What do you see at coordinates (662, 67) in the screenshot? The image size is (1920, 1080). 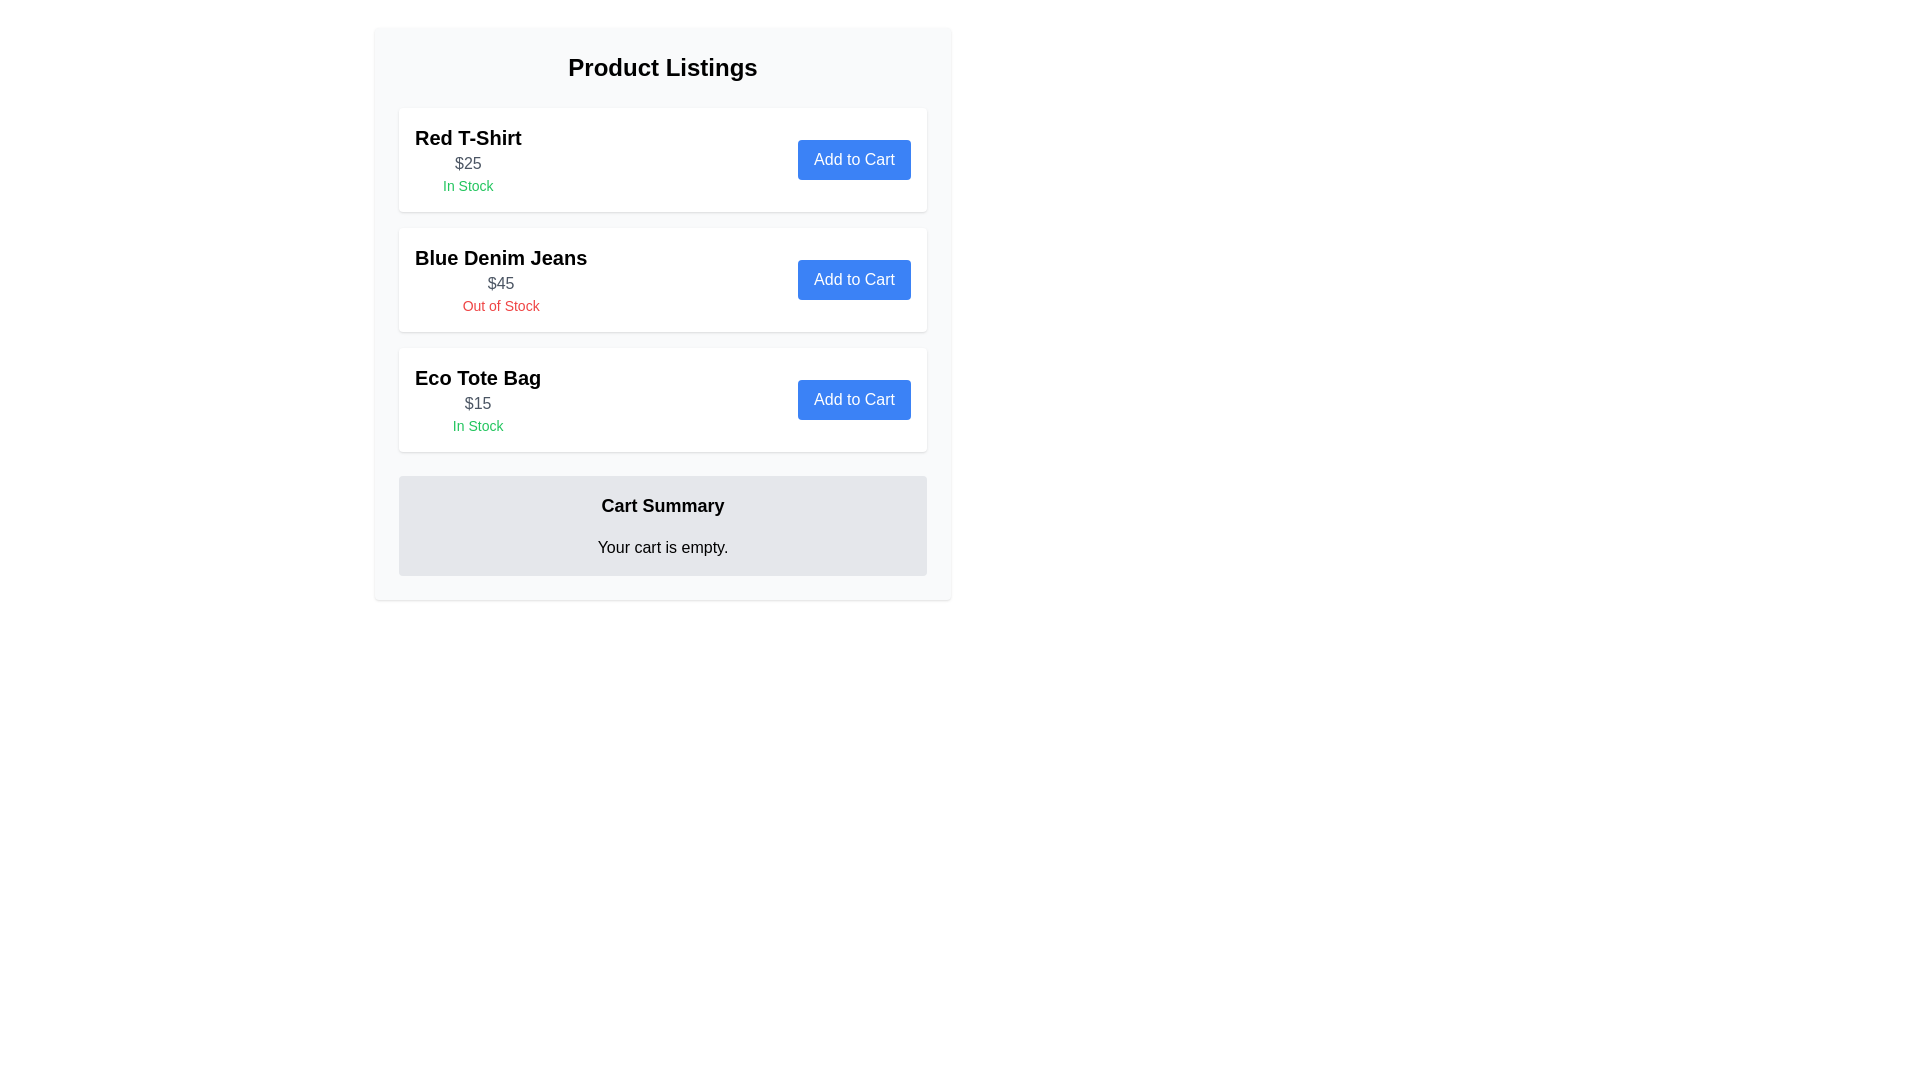 I see `the bold heading text 'Product Listings' located at the top of the content section, which is visually distinct due to its large size and bold styling` at bounding box center [662, 67].